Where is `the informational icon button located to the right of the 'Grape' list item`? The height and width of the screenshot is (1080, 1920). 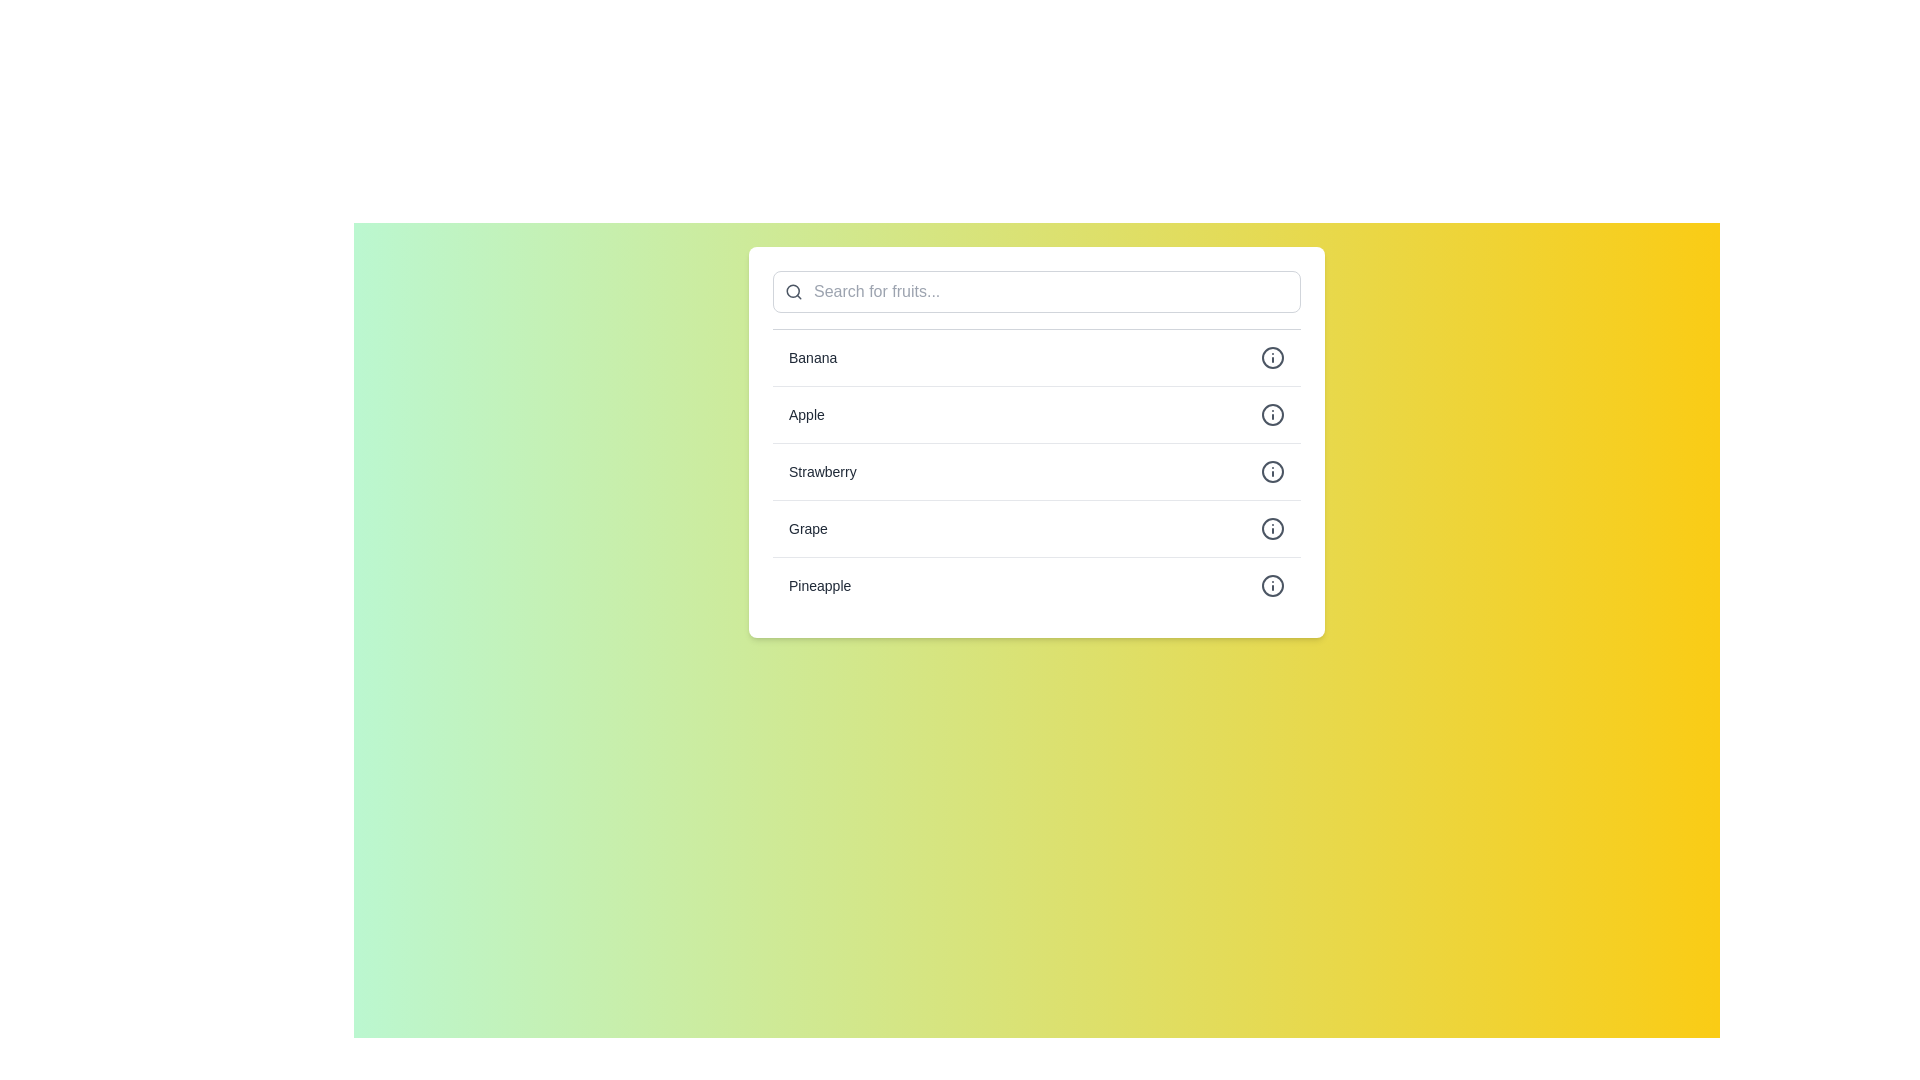
the informational icon button located to the right of the 'Grape' list item is located at coordinates (1271, 527).